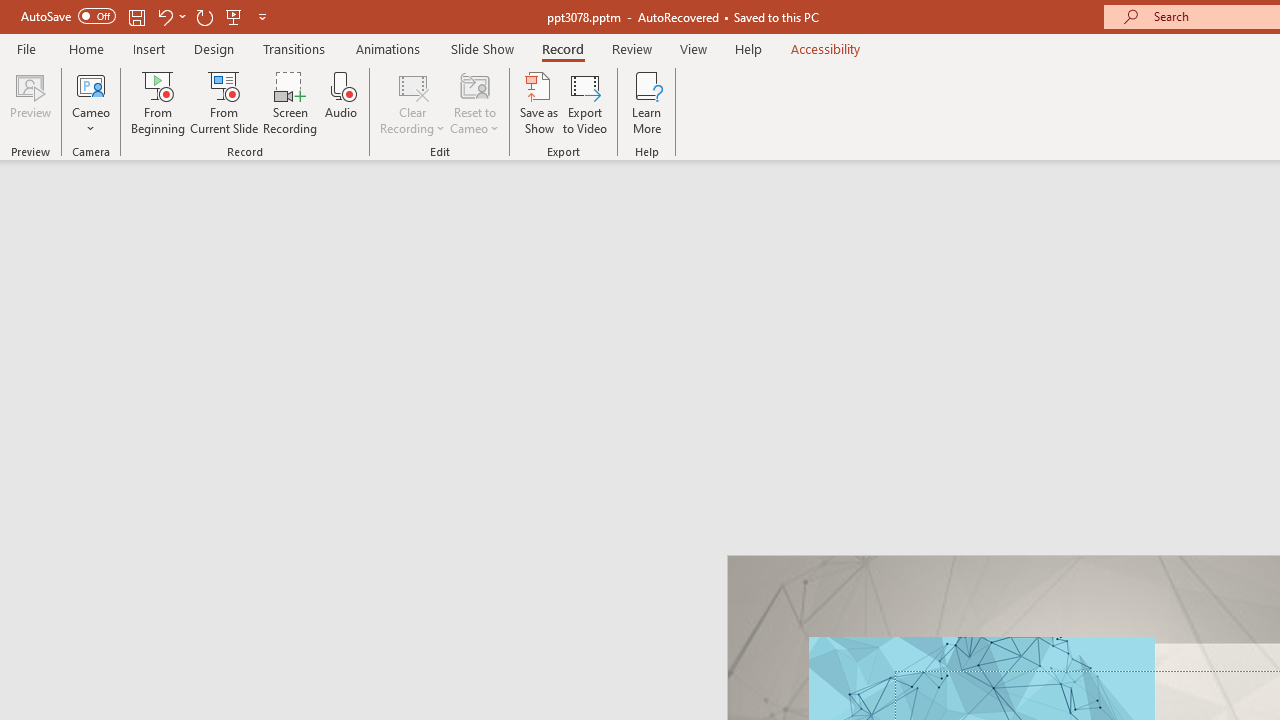 The image size is (1280, 720). What do you see at coordinates (26, 47) in the screenshot?
I see `'File Tab'` at bounding box center [26, 47].